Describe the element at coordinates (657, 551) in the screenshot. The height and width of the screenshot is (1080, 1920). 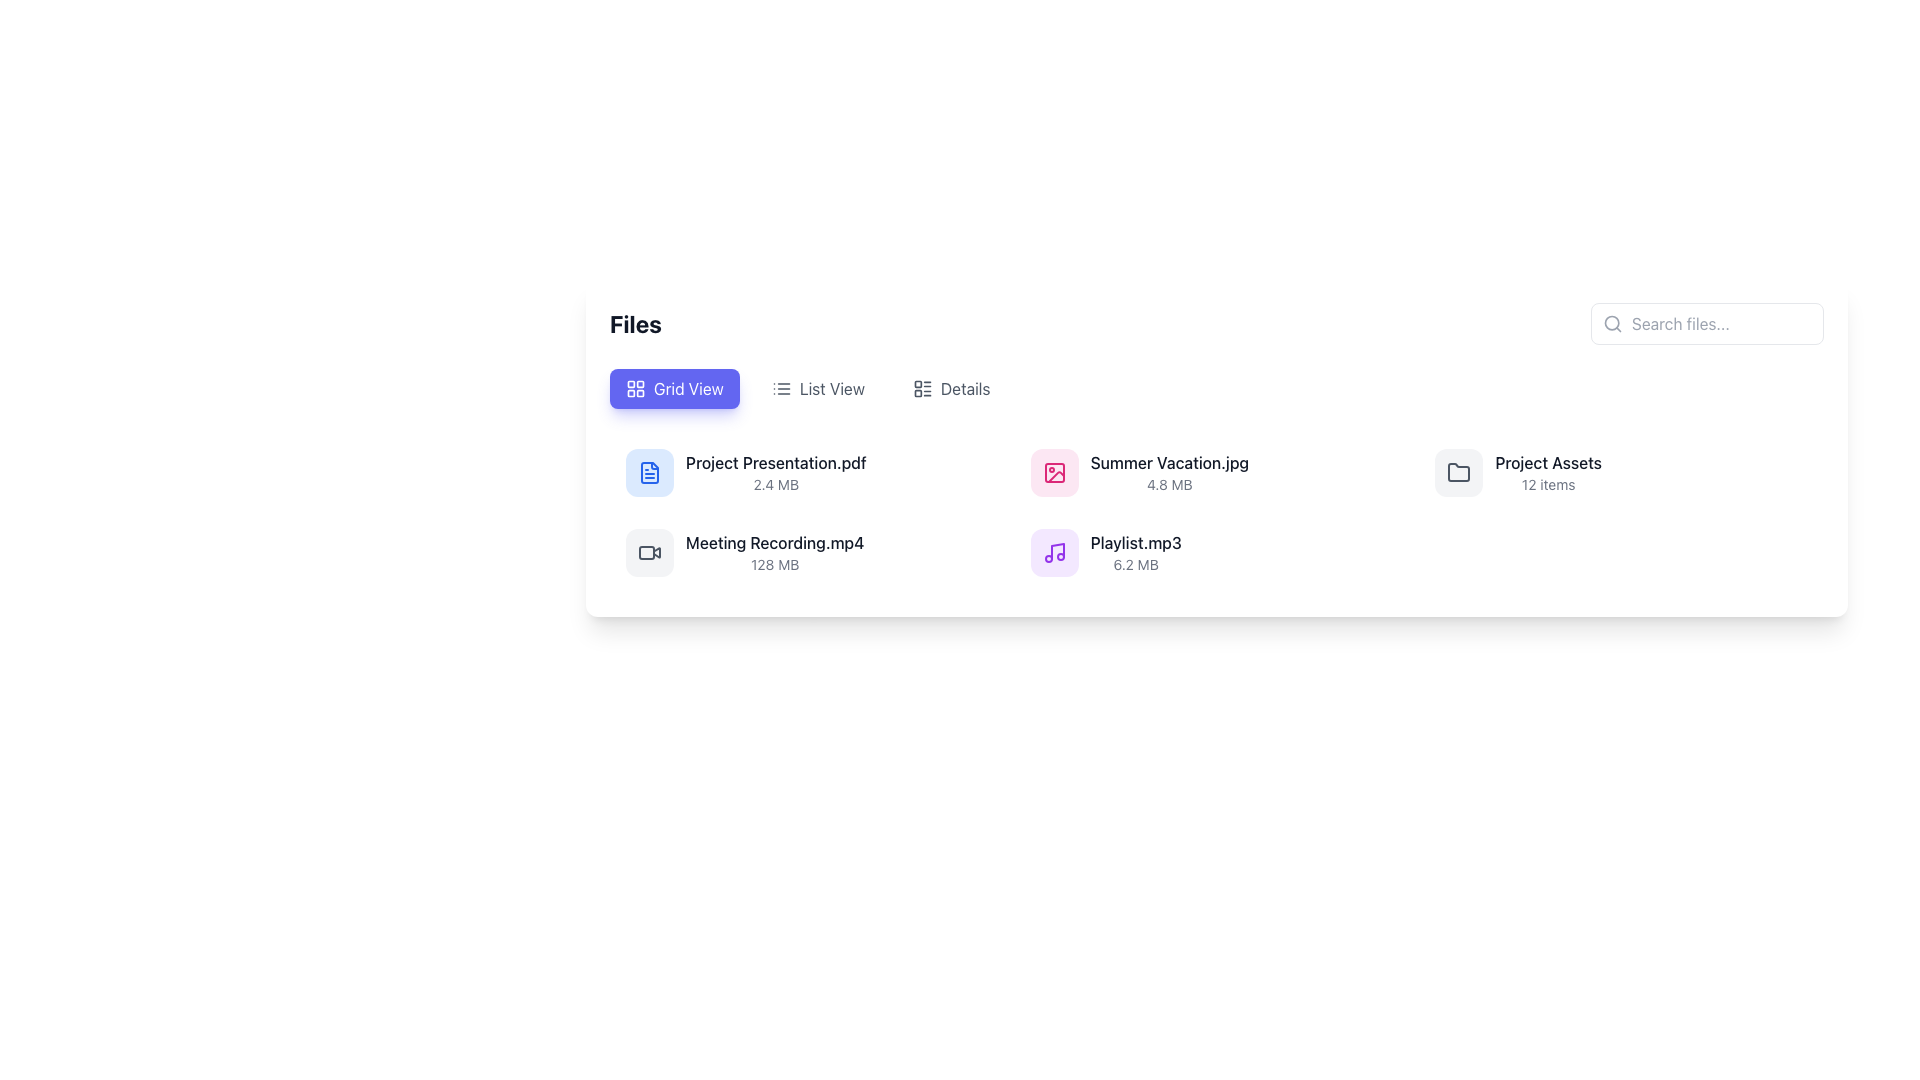
I see `the decorative vector graphic in the icon for the 'Meeting Recording.mp4' file, which indicates the video format of the file` at that location.